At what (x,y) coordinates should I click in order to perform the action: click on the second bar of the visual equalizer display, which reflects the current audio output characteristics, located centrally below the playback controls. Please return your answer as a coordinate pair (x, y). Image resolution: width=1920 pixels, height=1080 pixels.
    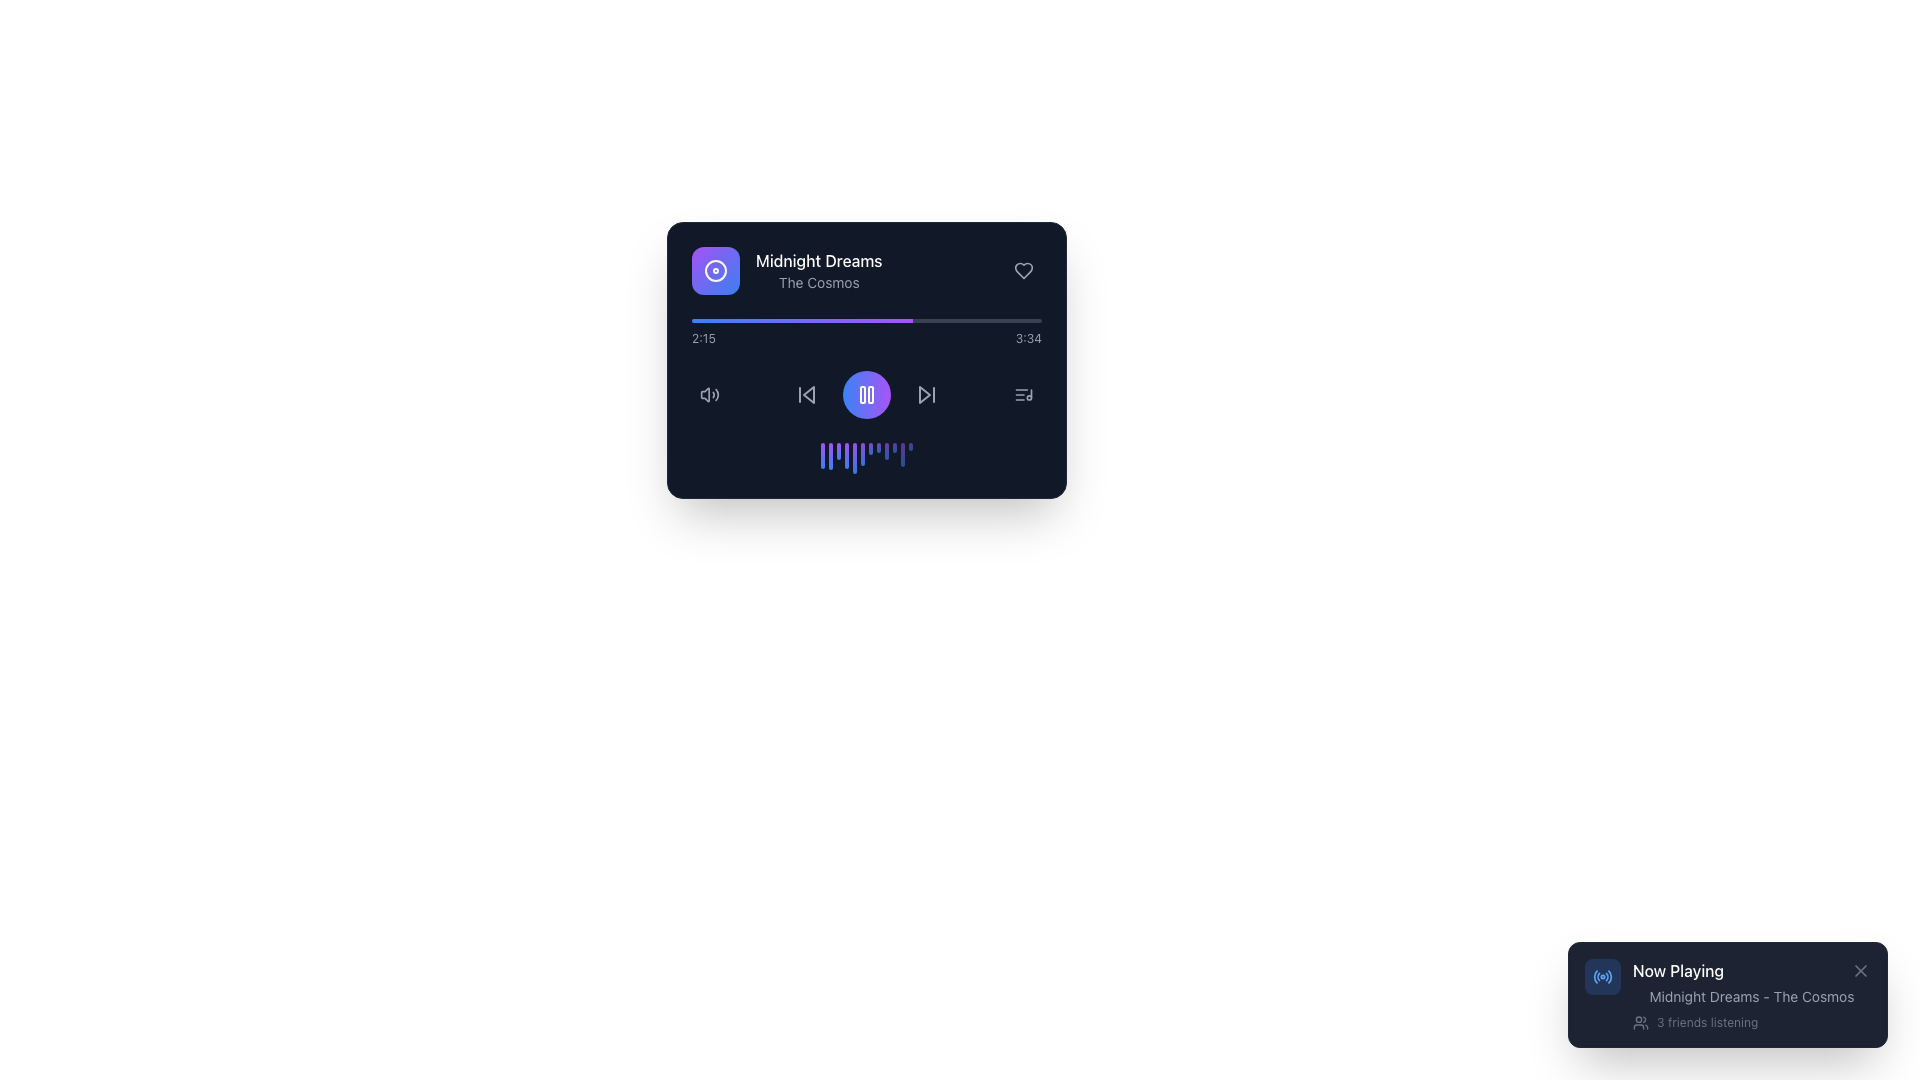
    Looking at the image, I should click on (830, 455).